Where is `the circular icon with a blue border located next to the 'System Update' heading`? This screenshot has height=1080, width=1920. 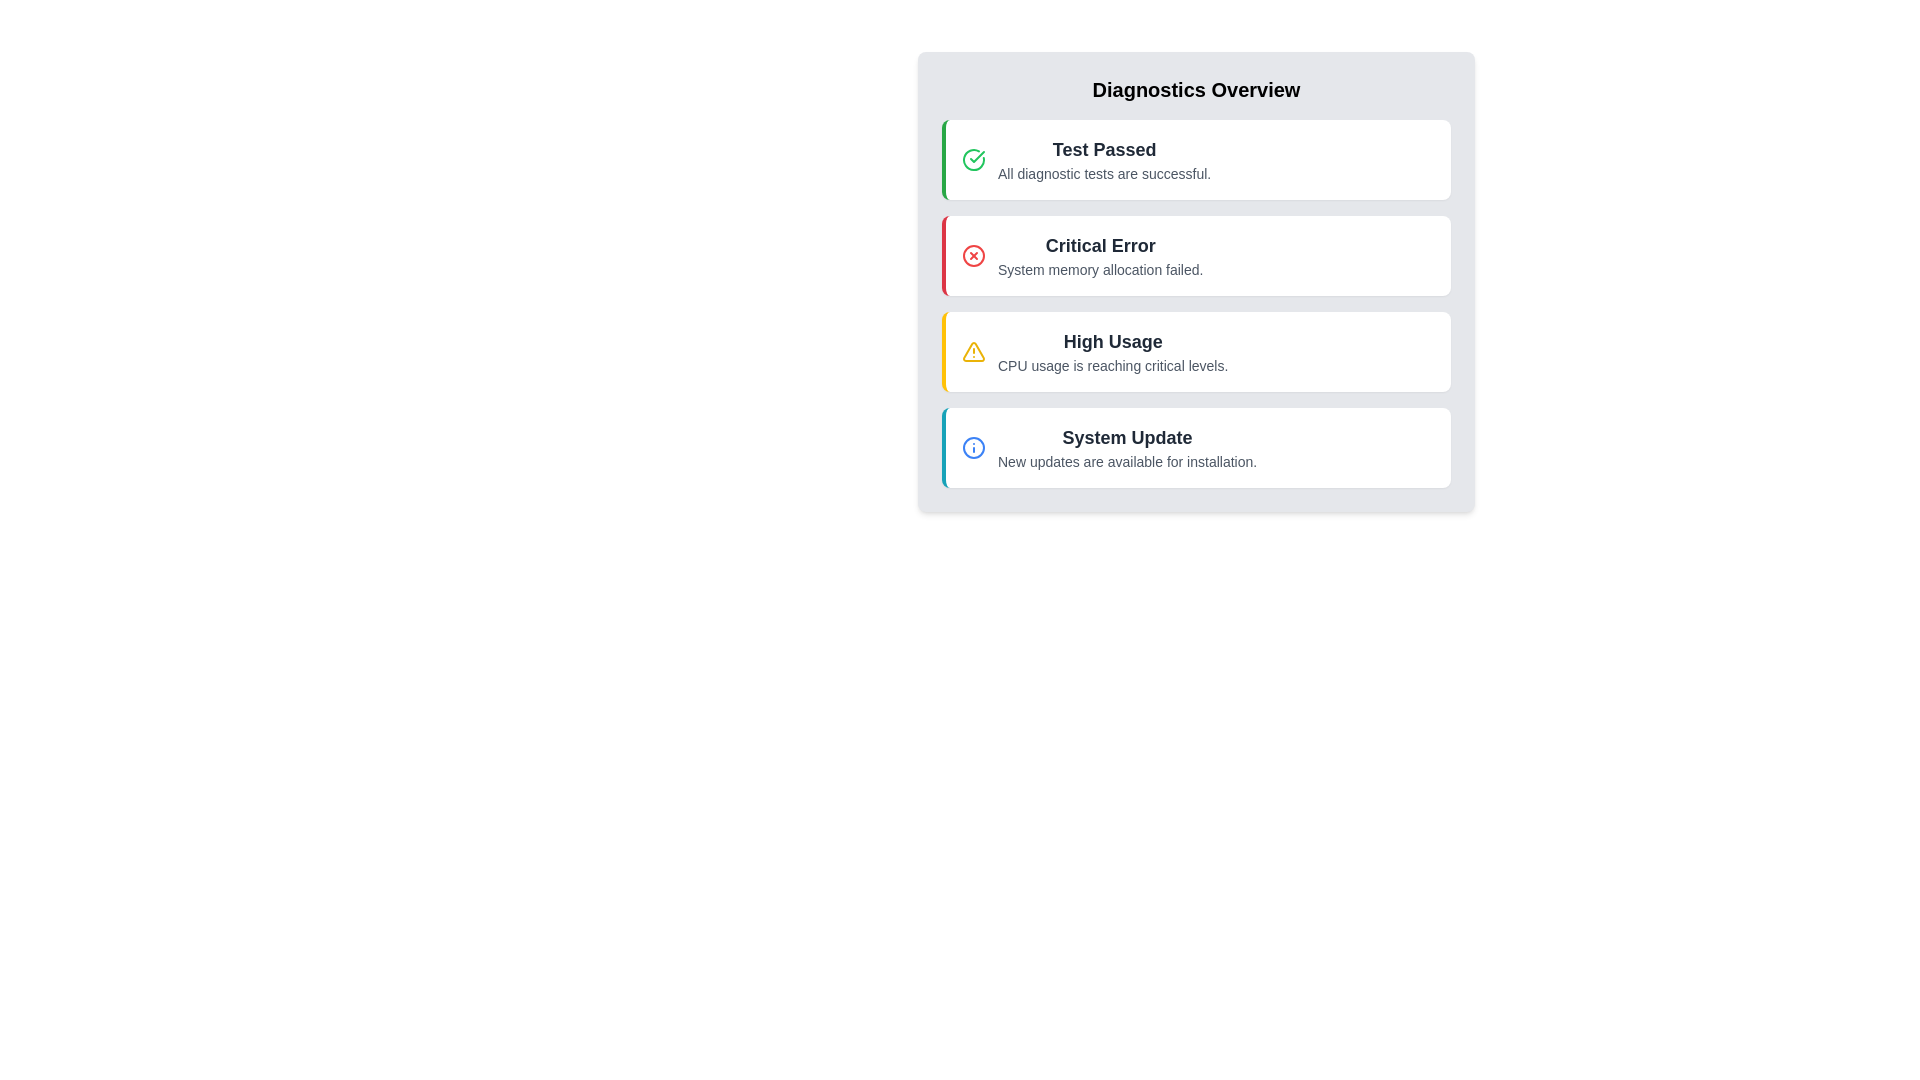
the circular icon with a blue border located next to the 'System Update' heading is located at coordinates (974, 446).